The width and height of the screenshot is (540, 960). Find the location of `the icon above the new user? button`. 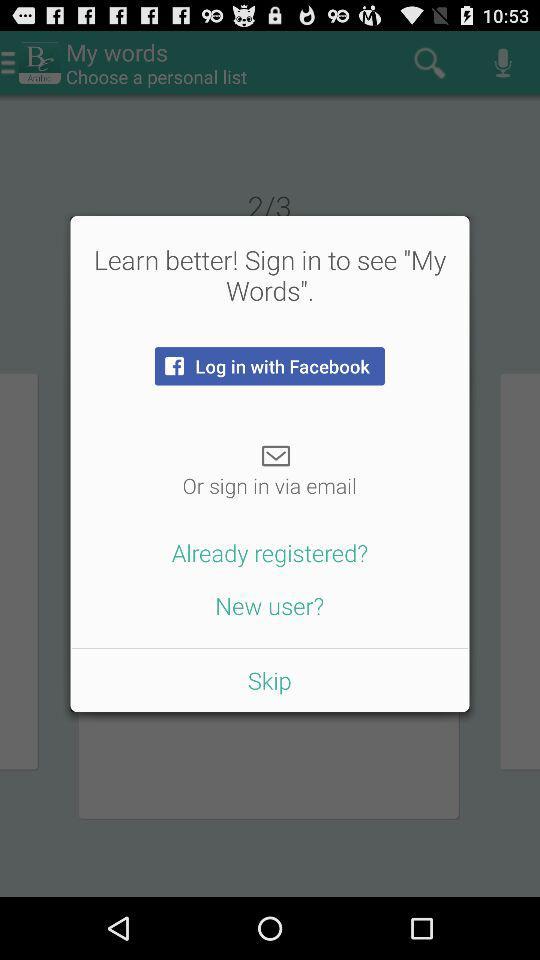

the icon above the new user? button is located at coordinates (270, 552).